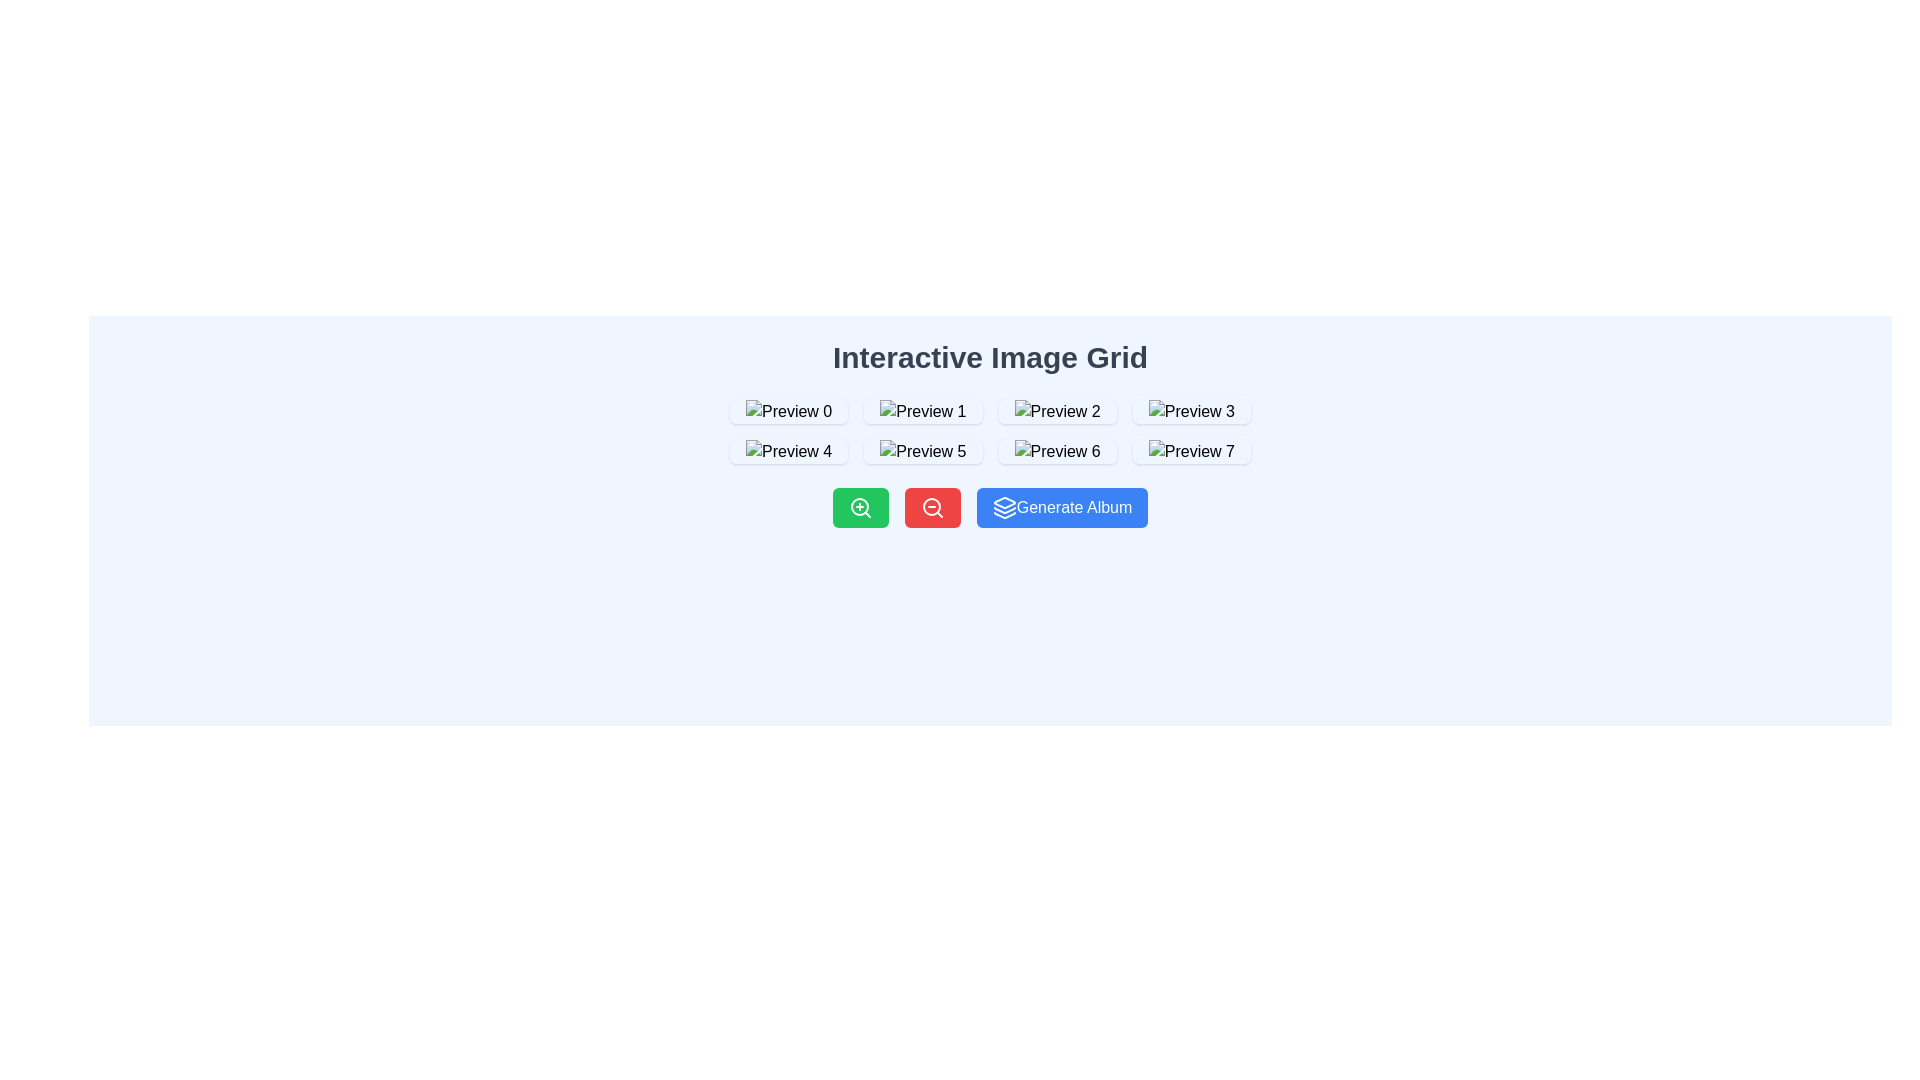 The image size is (1920, 1080). Describe the element at coordinates (788, 411) in the screenshot. I see `the image preview component labeled 'Preview 0'` at that location.